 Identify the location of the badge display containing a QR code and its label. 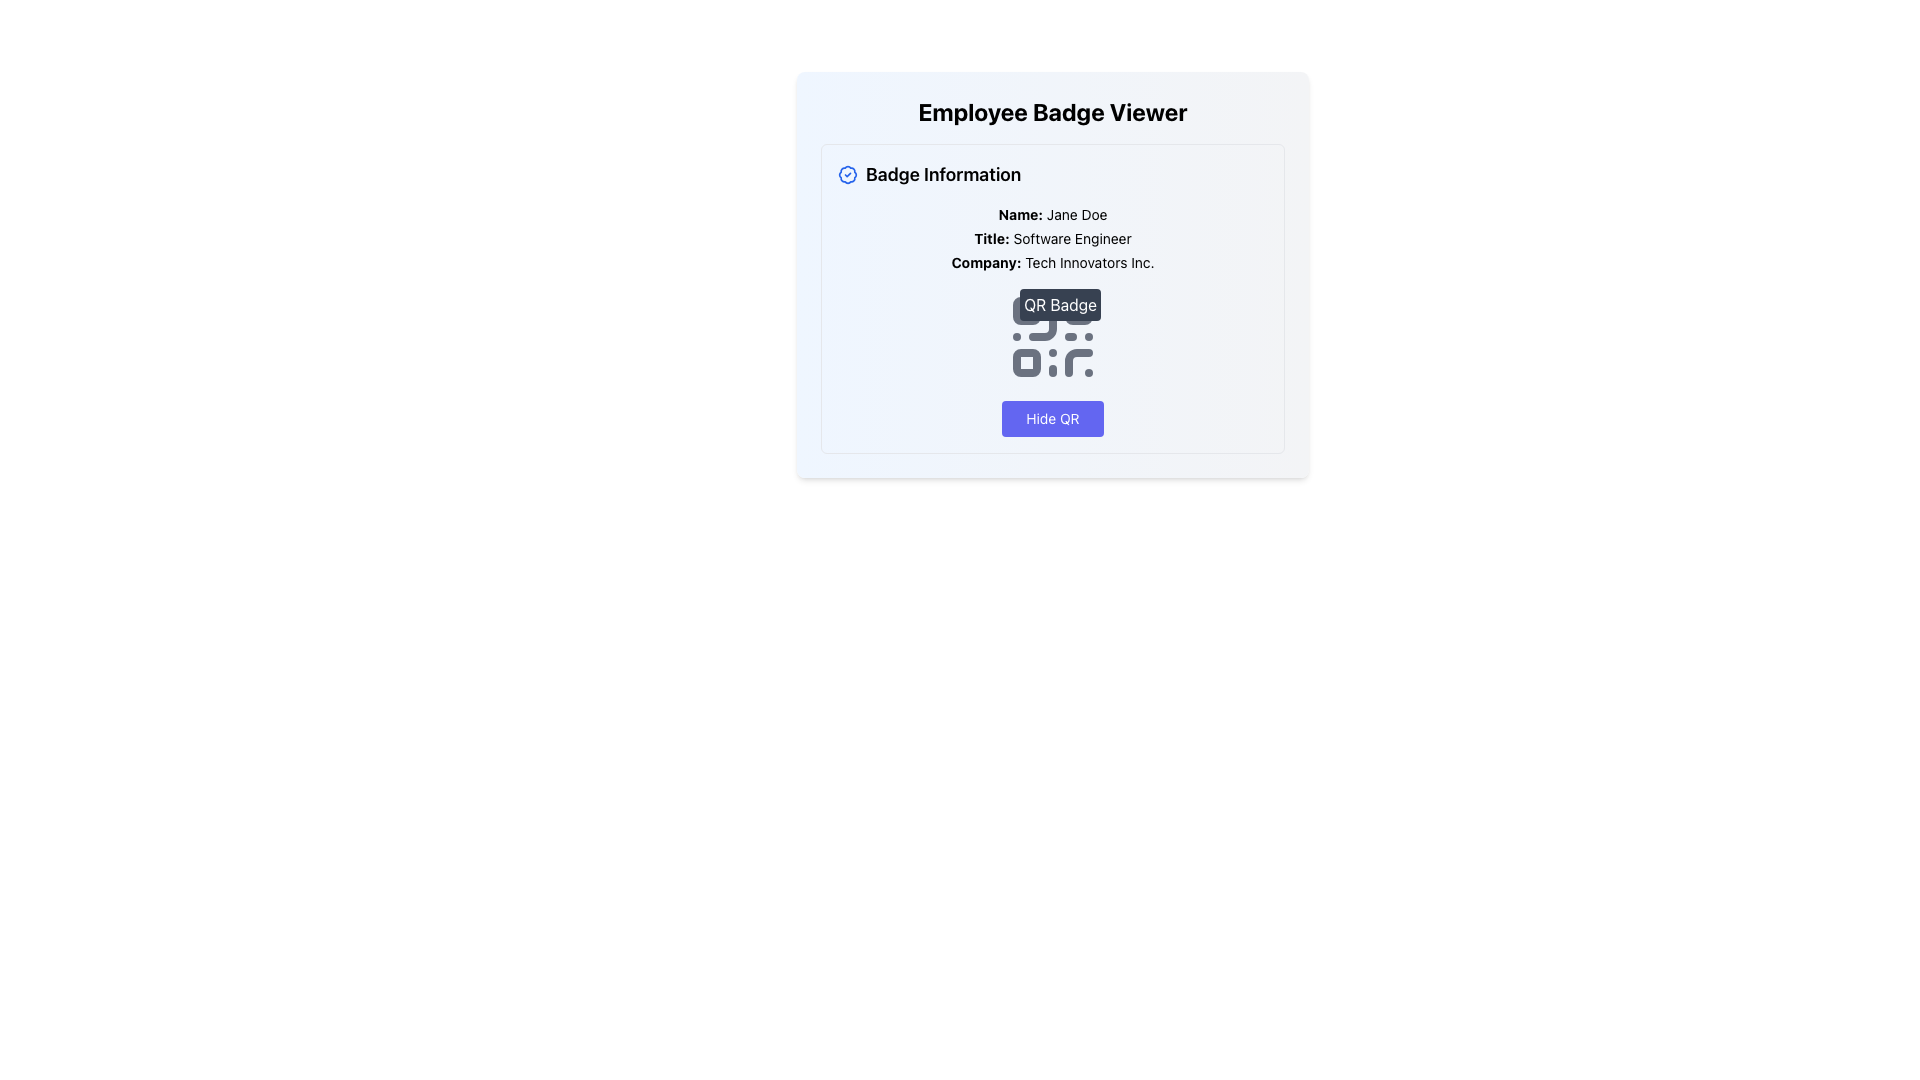
(1051, 335).